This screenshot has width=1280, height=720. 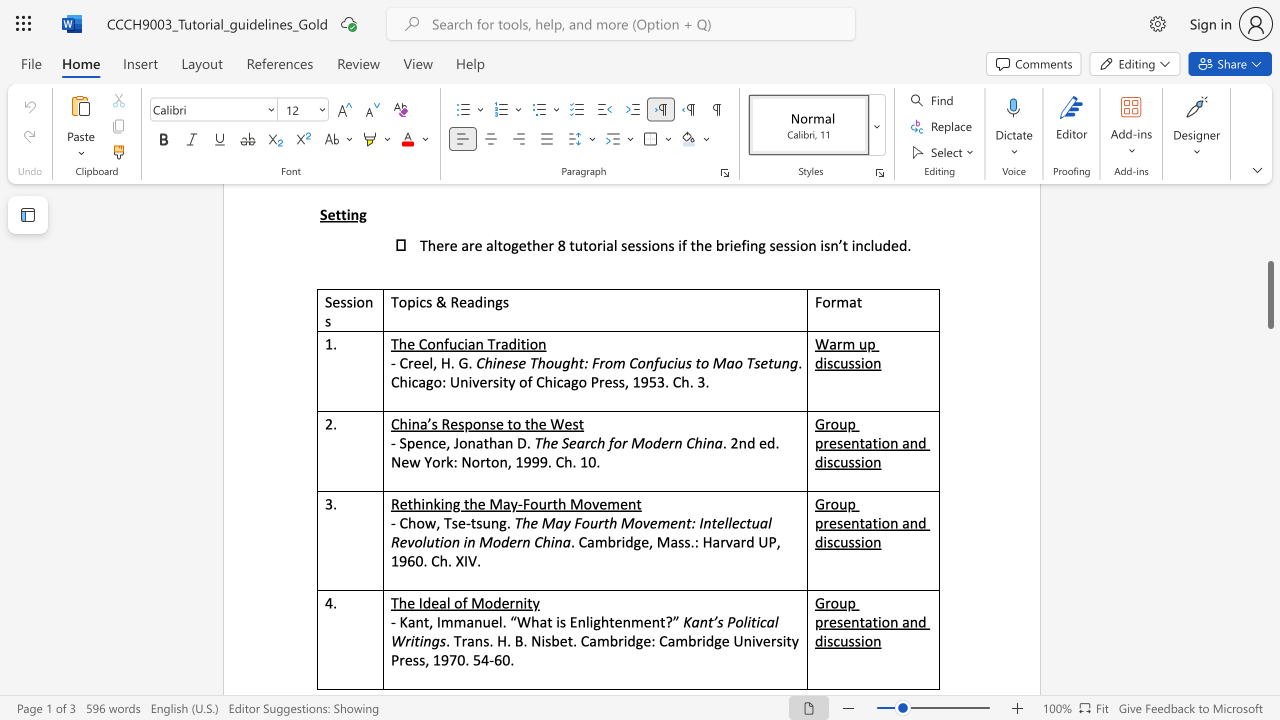 What do you see at coordinates (1269, 295) in the screenshot?
I see `the scrollbar and move up 390 pixels` at bounding box center [1269, 295].